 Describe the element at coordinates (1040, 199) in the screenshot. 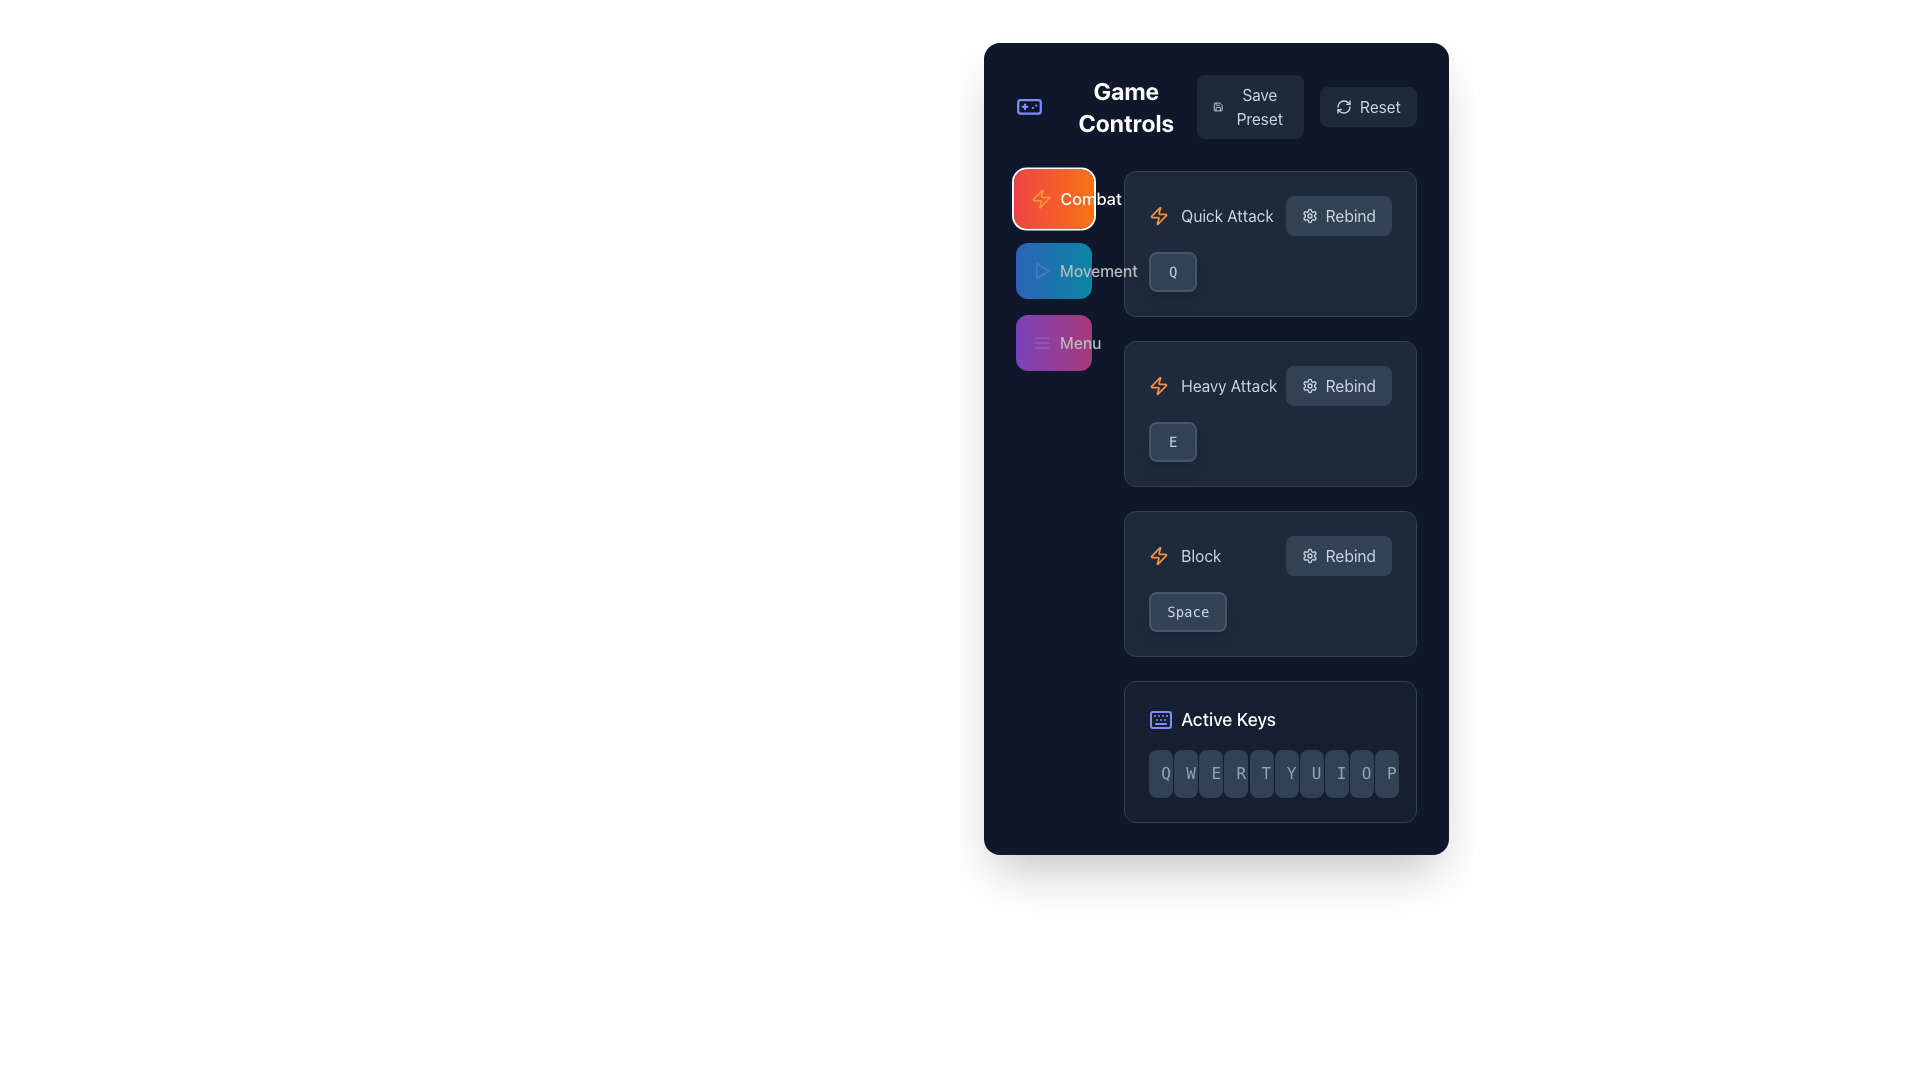

I see `the lightning bolt icon in the orange-highlighted 'Combat' button located in the left sidebar of the interface` at that location.